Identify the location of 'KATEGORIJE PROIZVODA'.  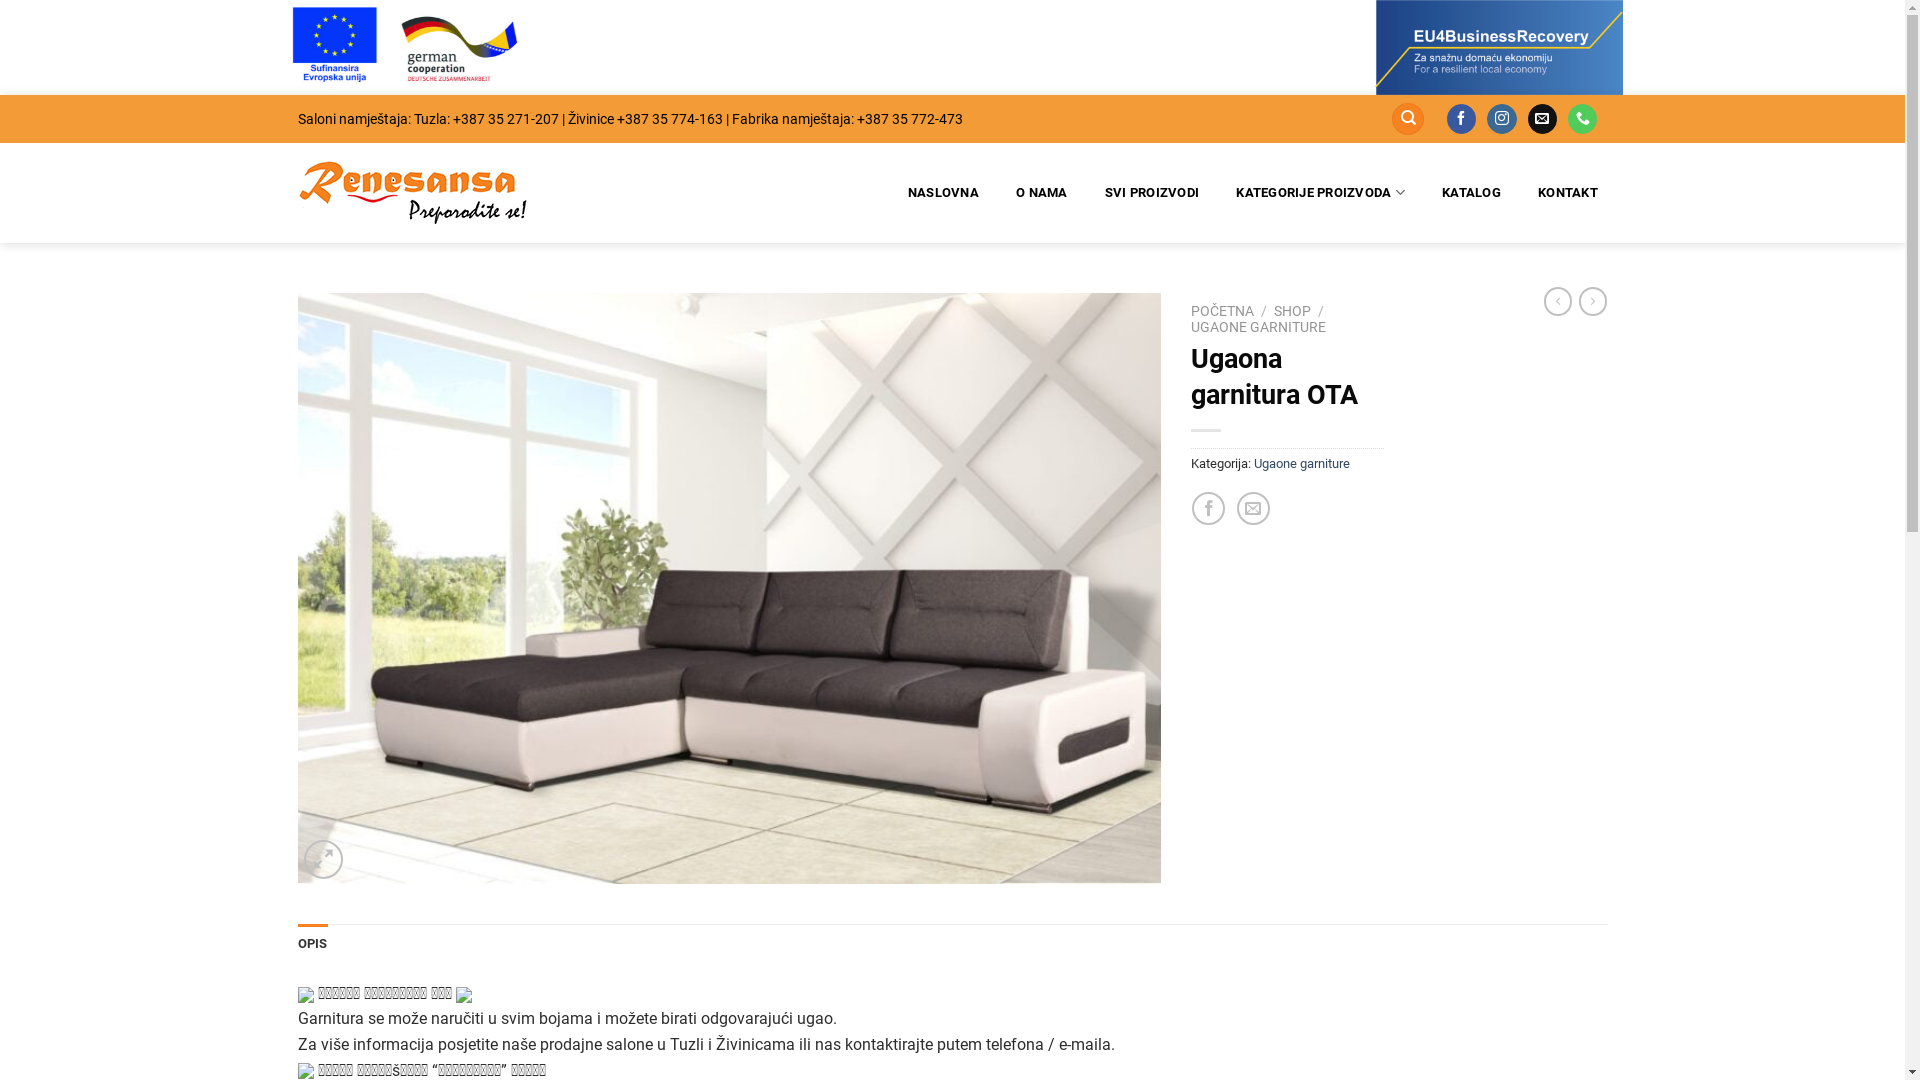
(1320, 192).